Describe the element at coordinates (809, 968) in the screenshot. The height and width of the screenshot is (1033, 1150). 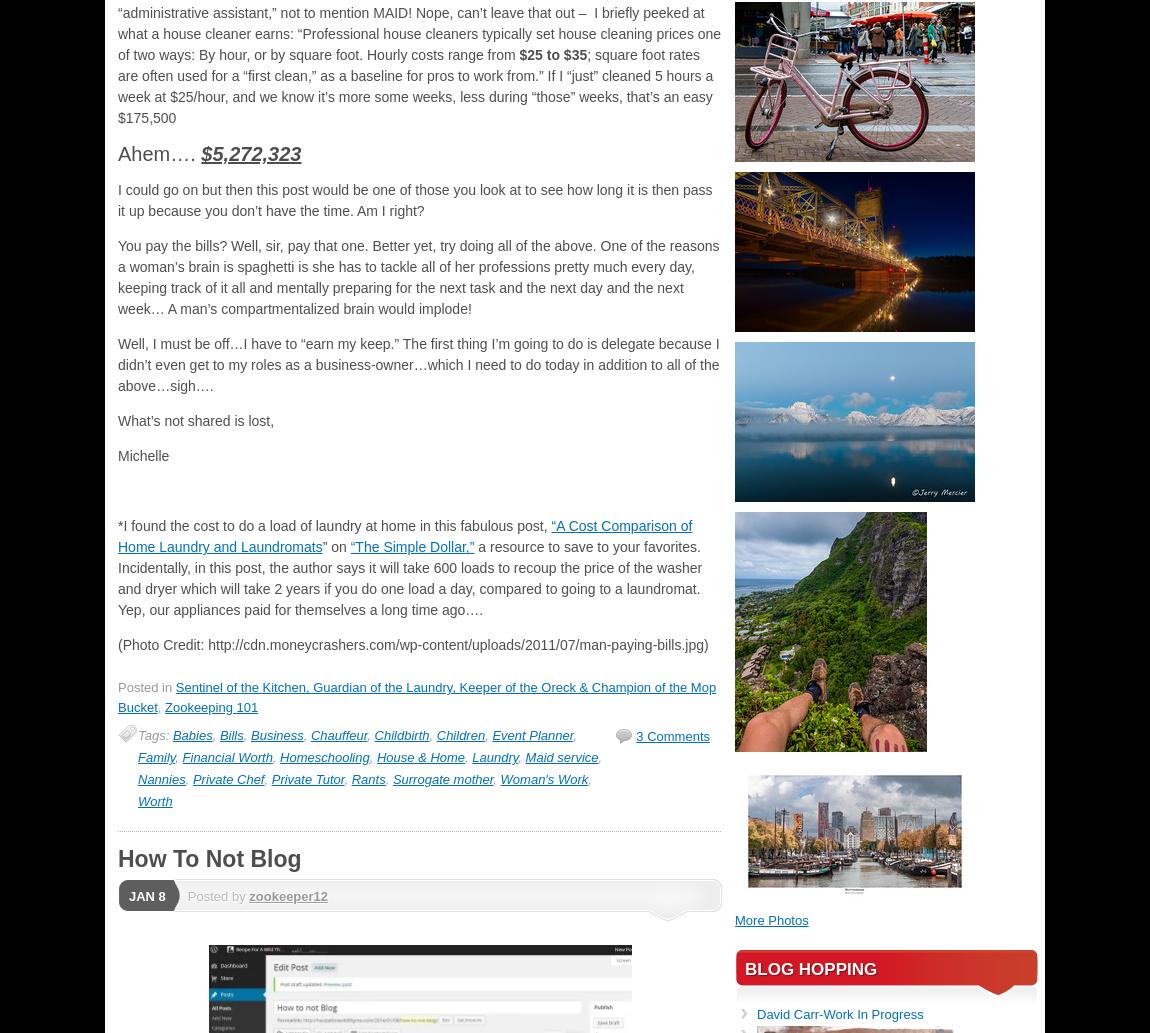
I see `'Blog Hopping'` at that location.